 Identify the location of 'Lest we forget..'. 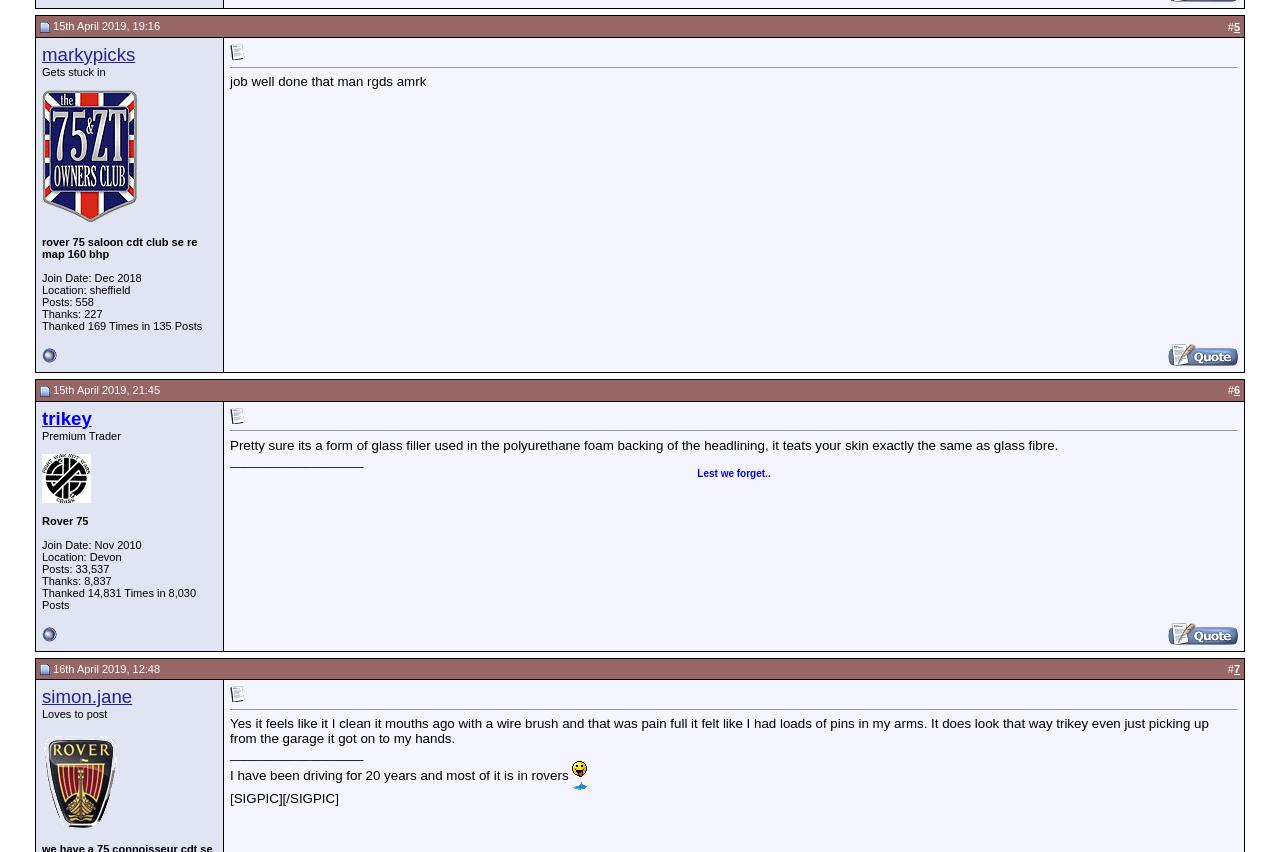
(732, 472).